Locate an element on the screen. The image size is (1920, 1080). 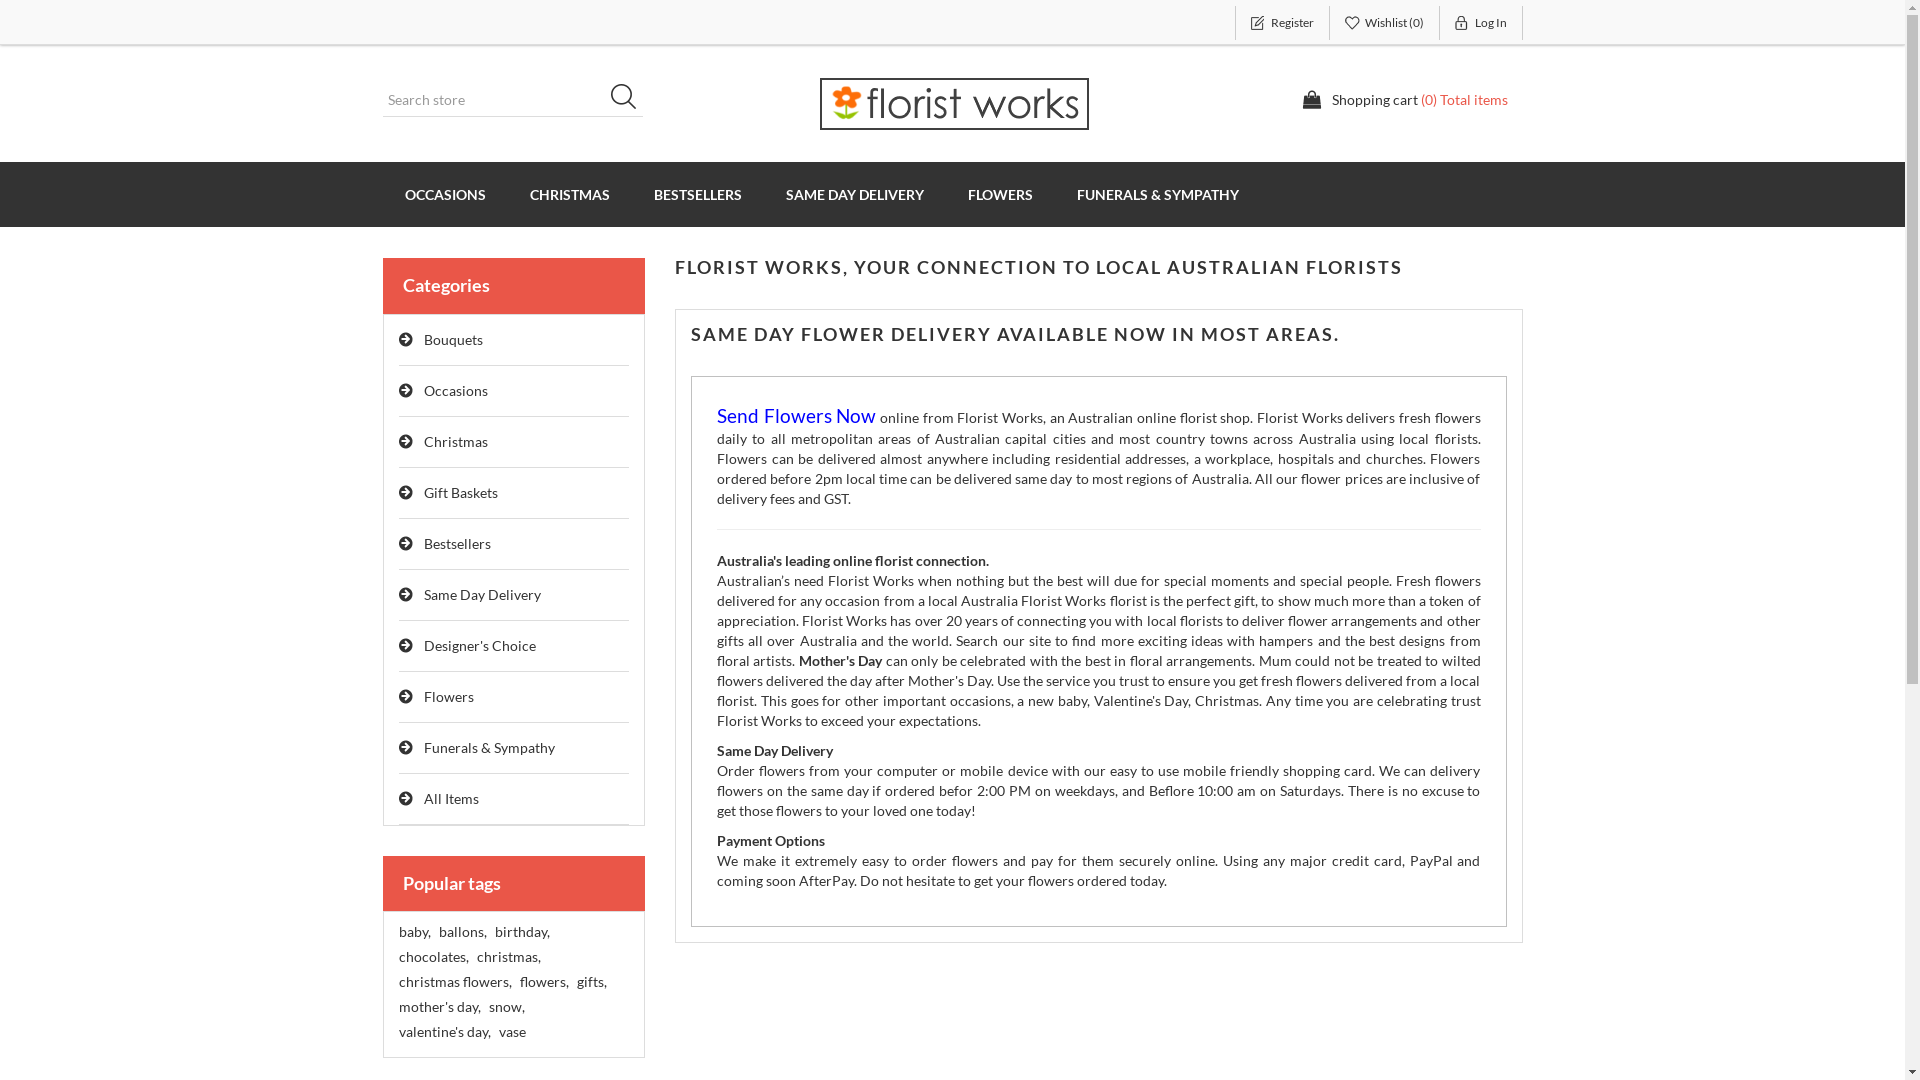
'Christmas' is located at coordinates (513, 441).